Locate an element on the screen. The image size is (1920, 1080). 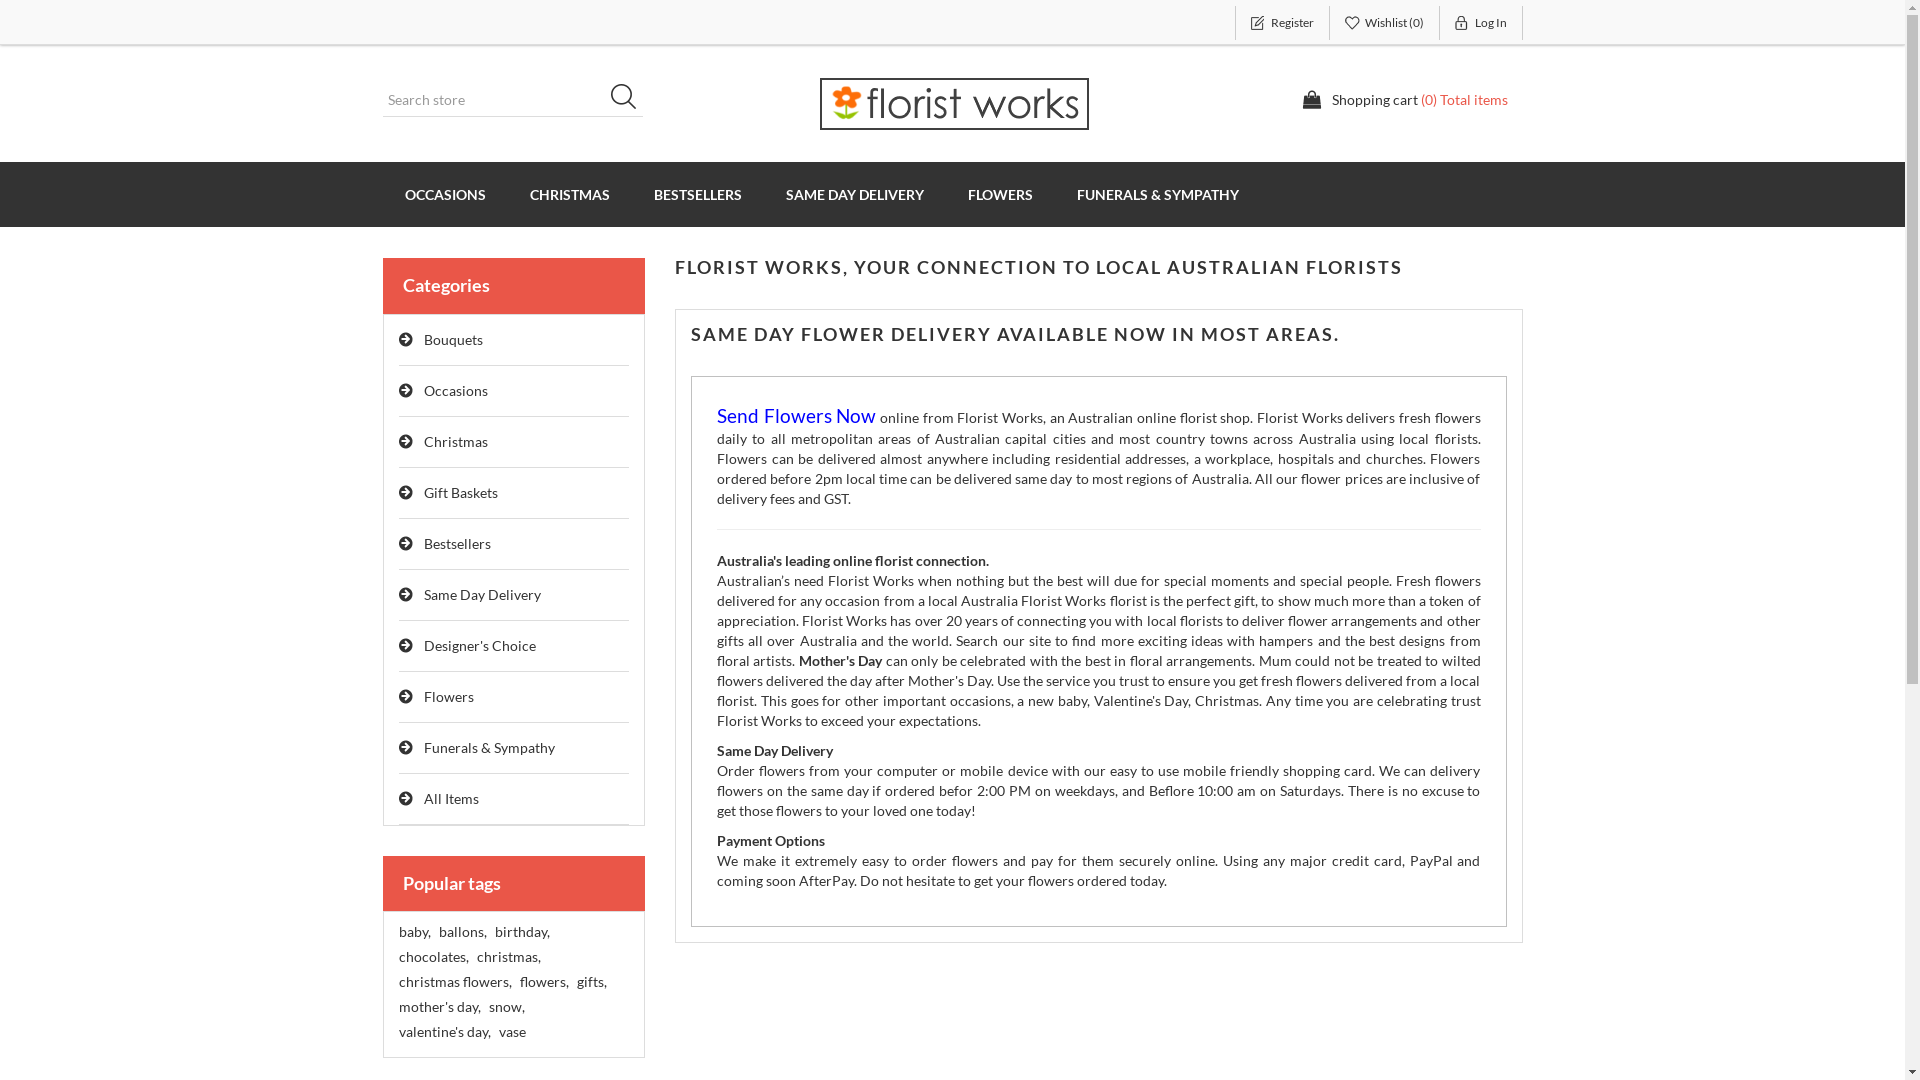
'Christmas' is located at coordinates (513, 441).